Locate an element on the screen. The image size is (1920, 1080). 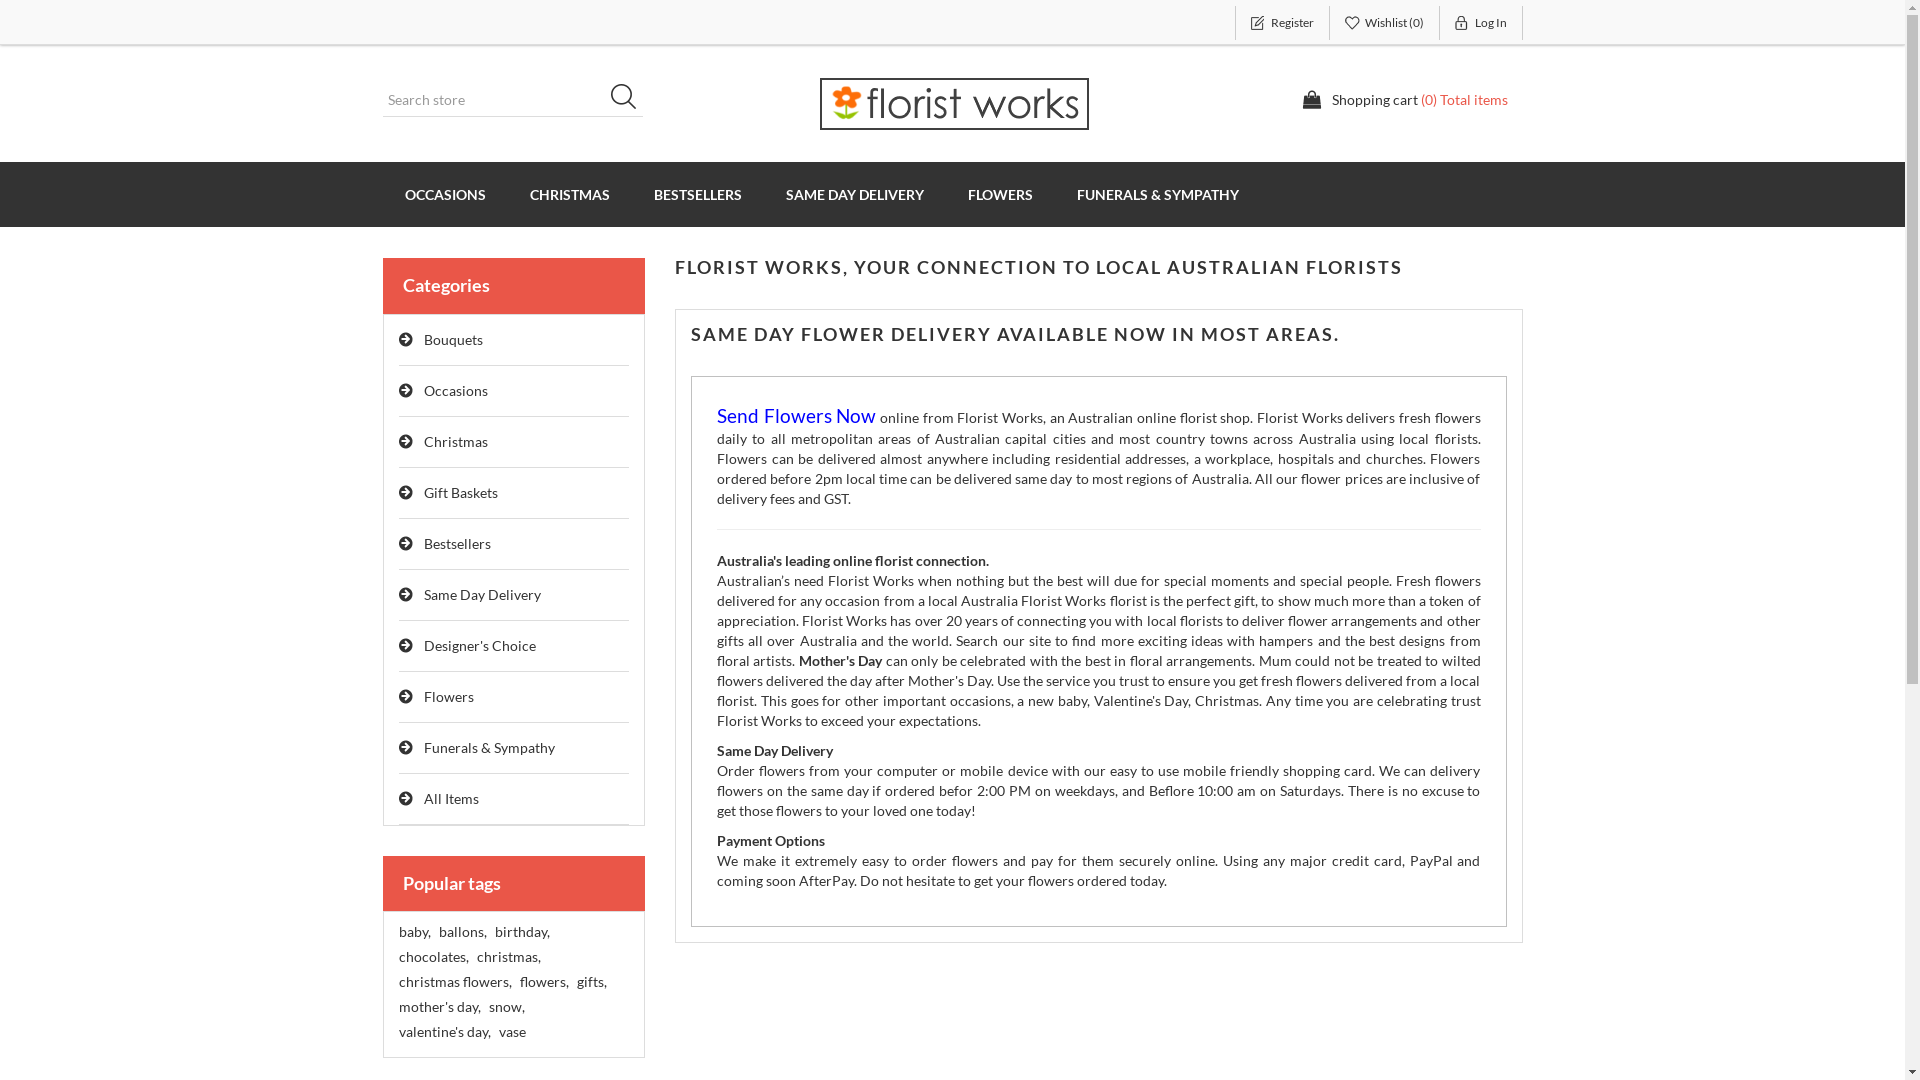
'Christmas' is located at coordinates (513, 441).